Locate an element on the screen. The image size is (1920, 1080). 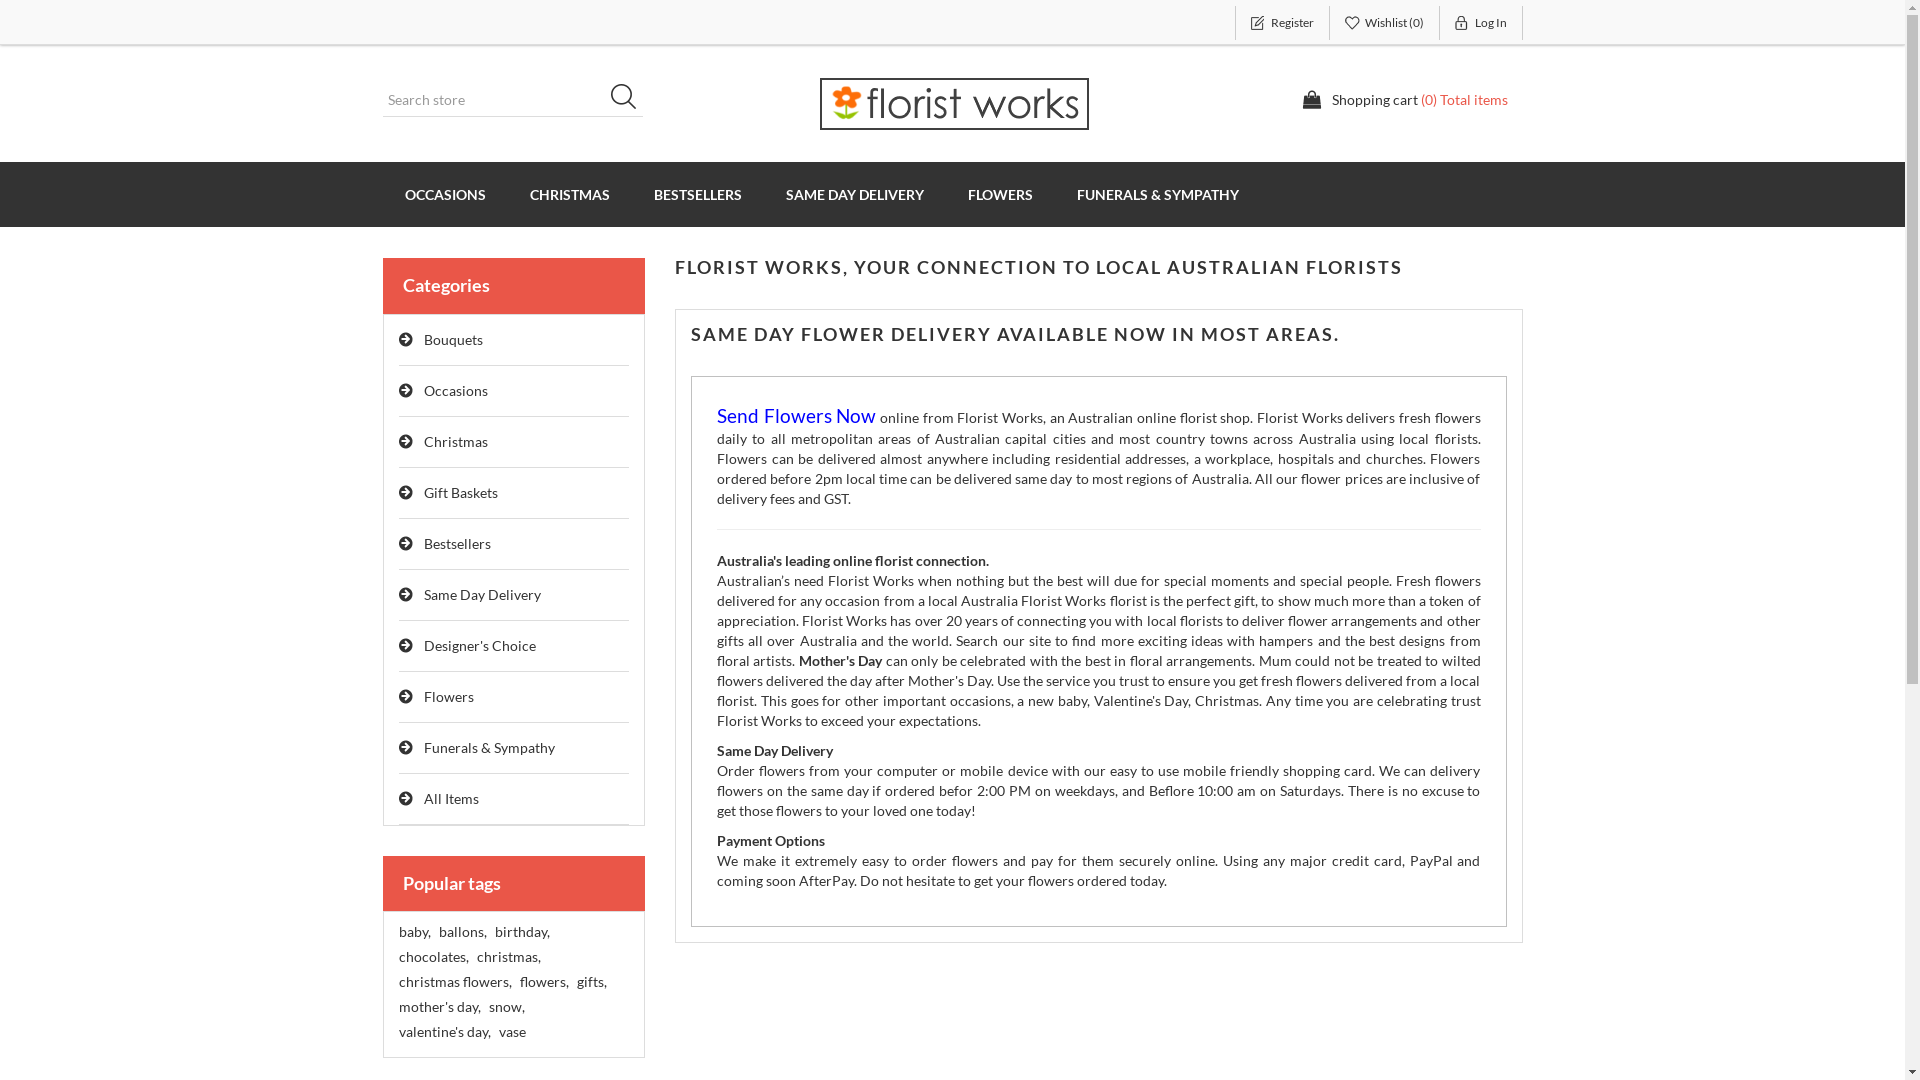
'Christmas' is located at coordinates (513, 441).